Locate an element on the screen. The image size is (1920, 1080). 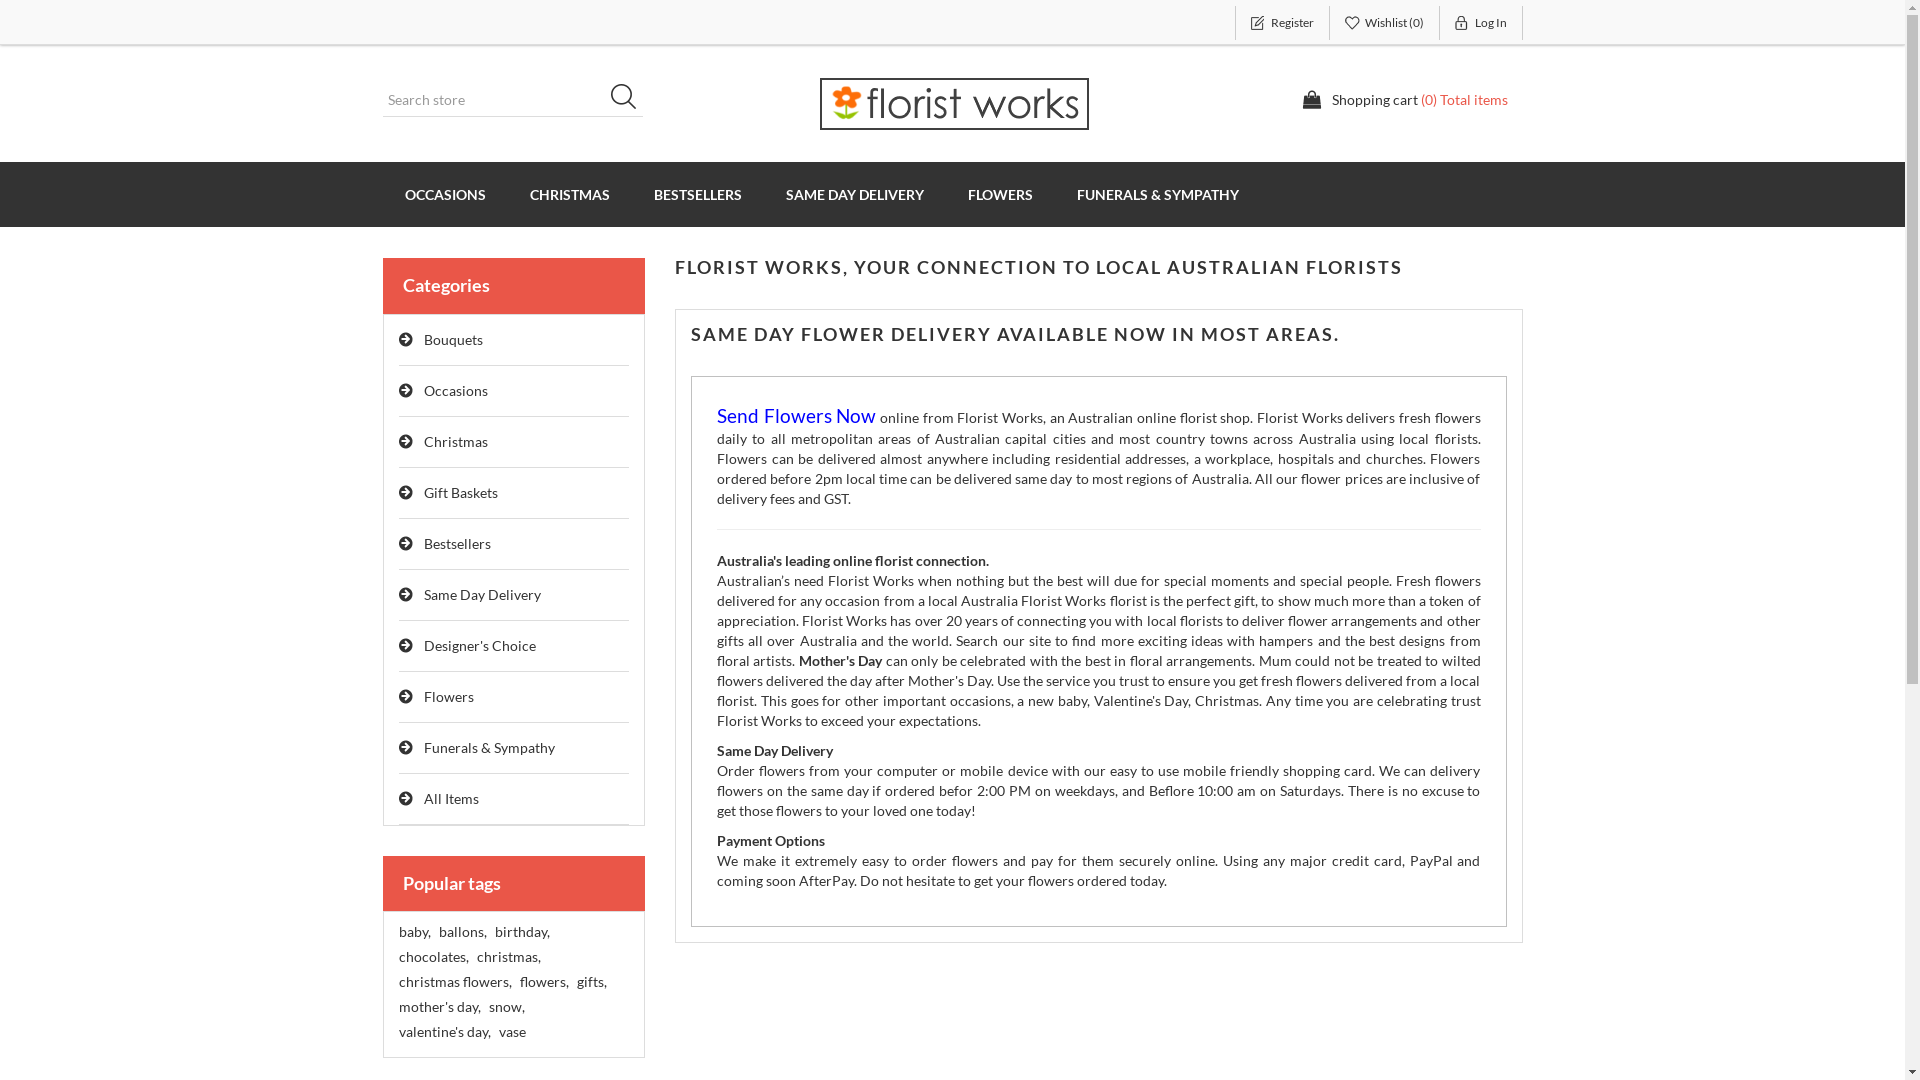
'Christmas' is located at coordinates (513, 441).